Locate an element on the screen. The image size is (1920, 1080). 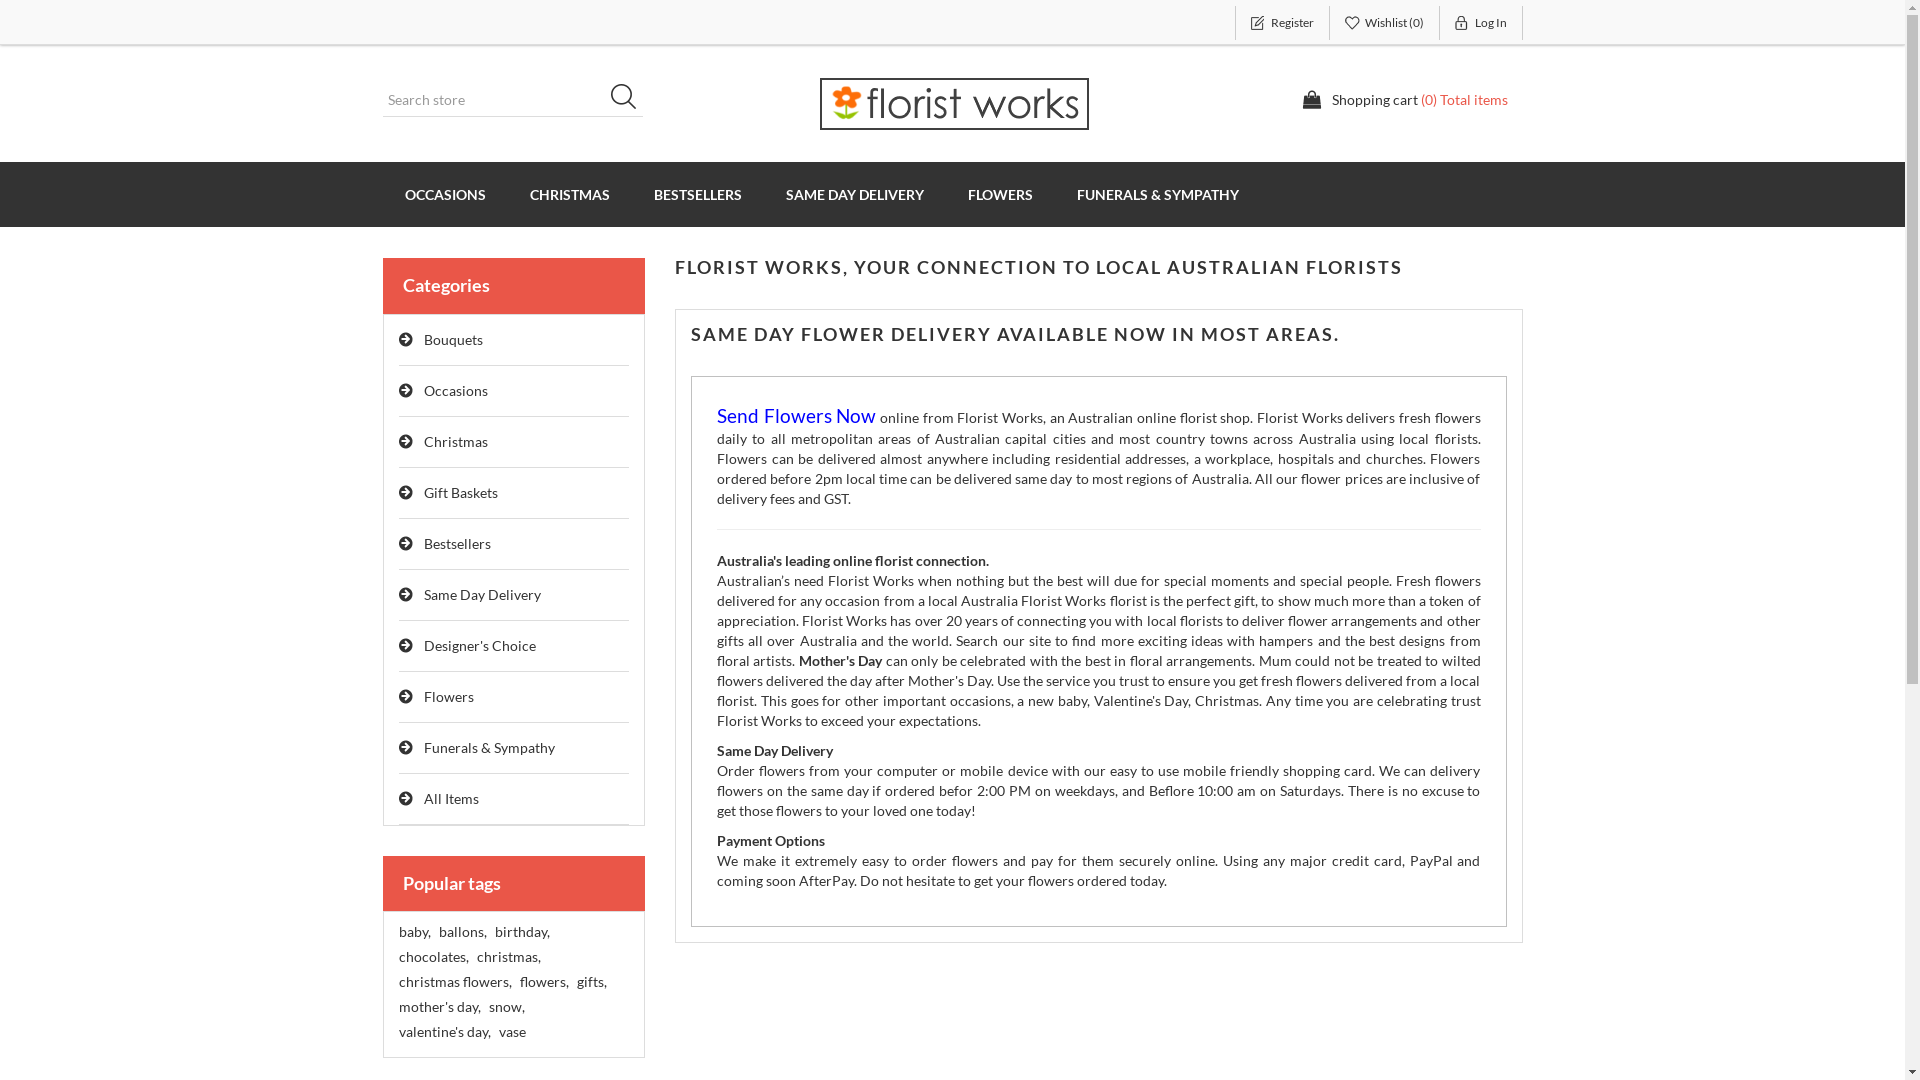
'Christmas' is located at coordinates (513, 441).